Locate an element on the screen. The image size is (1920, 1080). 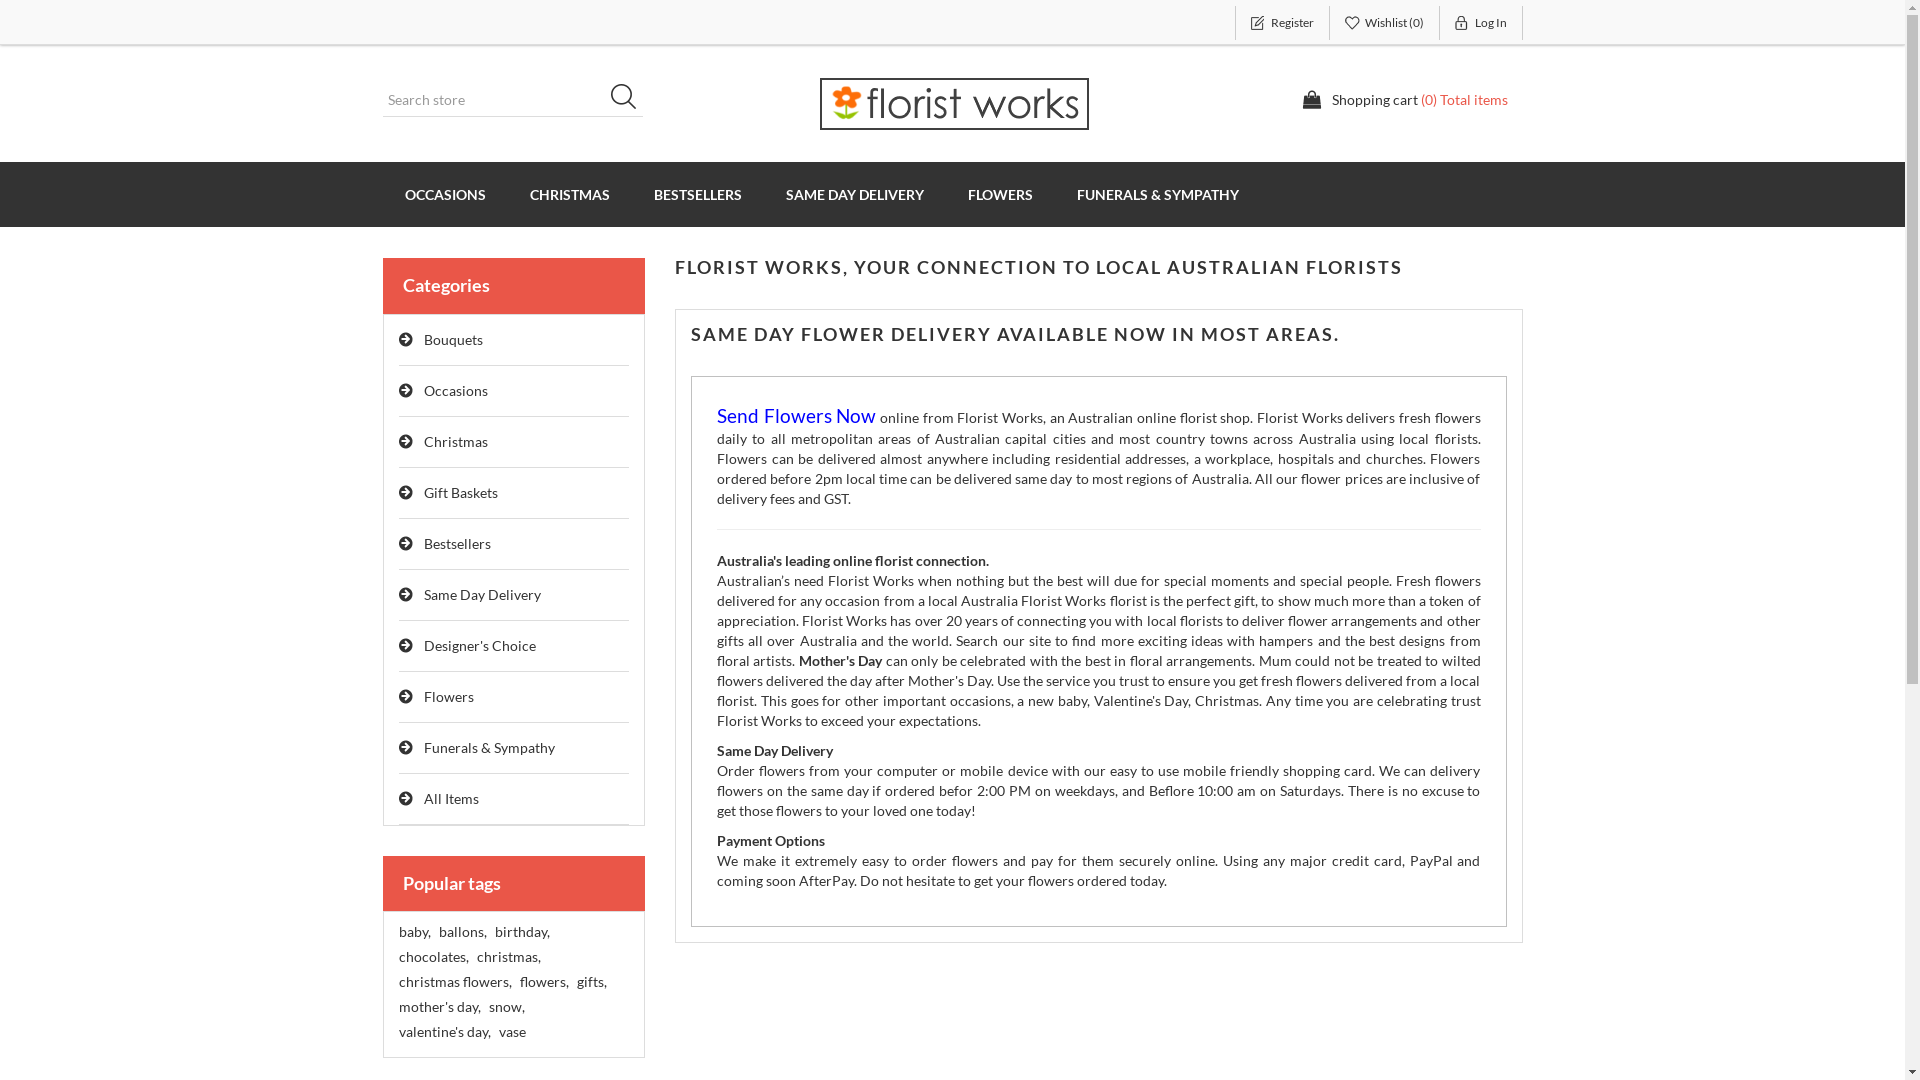
'Christmas' is located at coordinates (513, 441).